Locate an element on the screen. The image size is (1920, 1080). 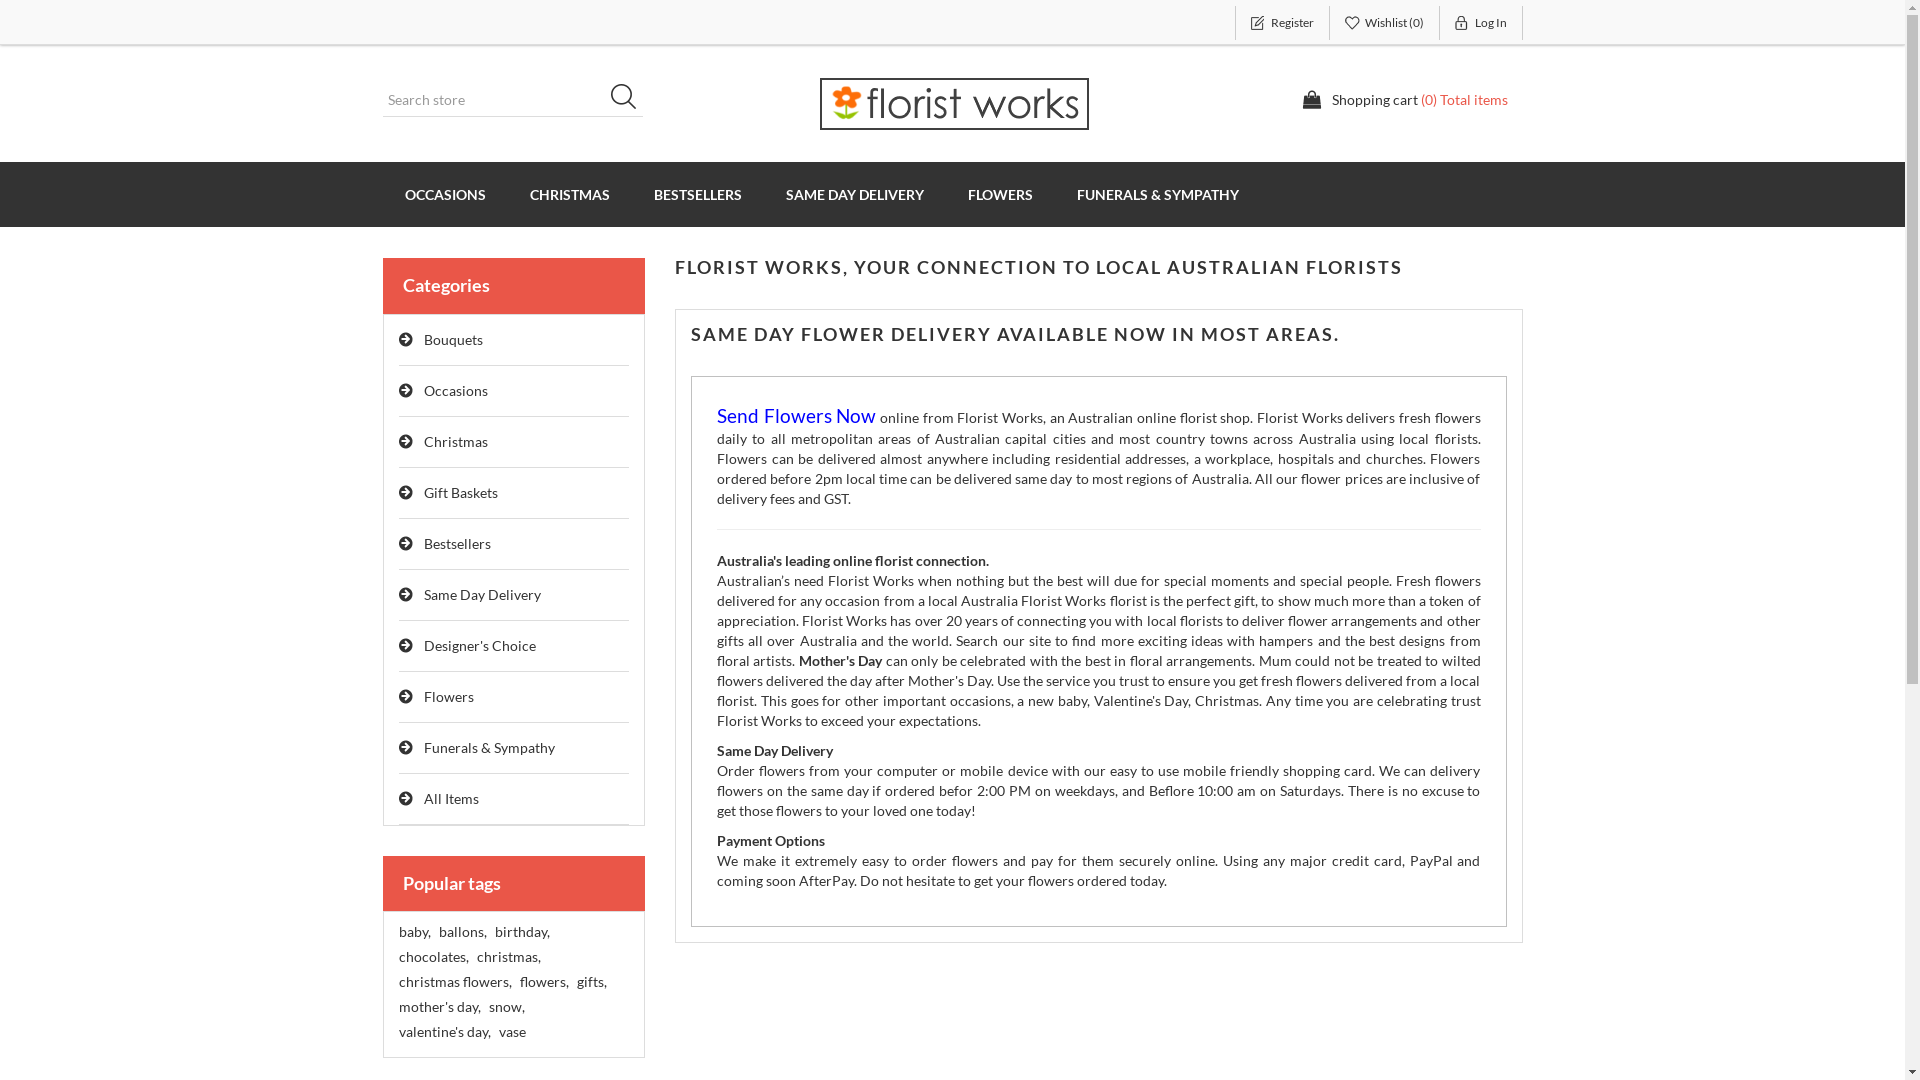
'Christmas' is located at coordinates (513, 441).